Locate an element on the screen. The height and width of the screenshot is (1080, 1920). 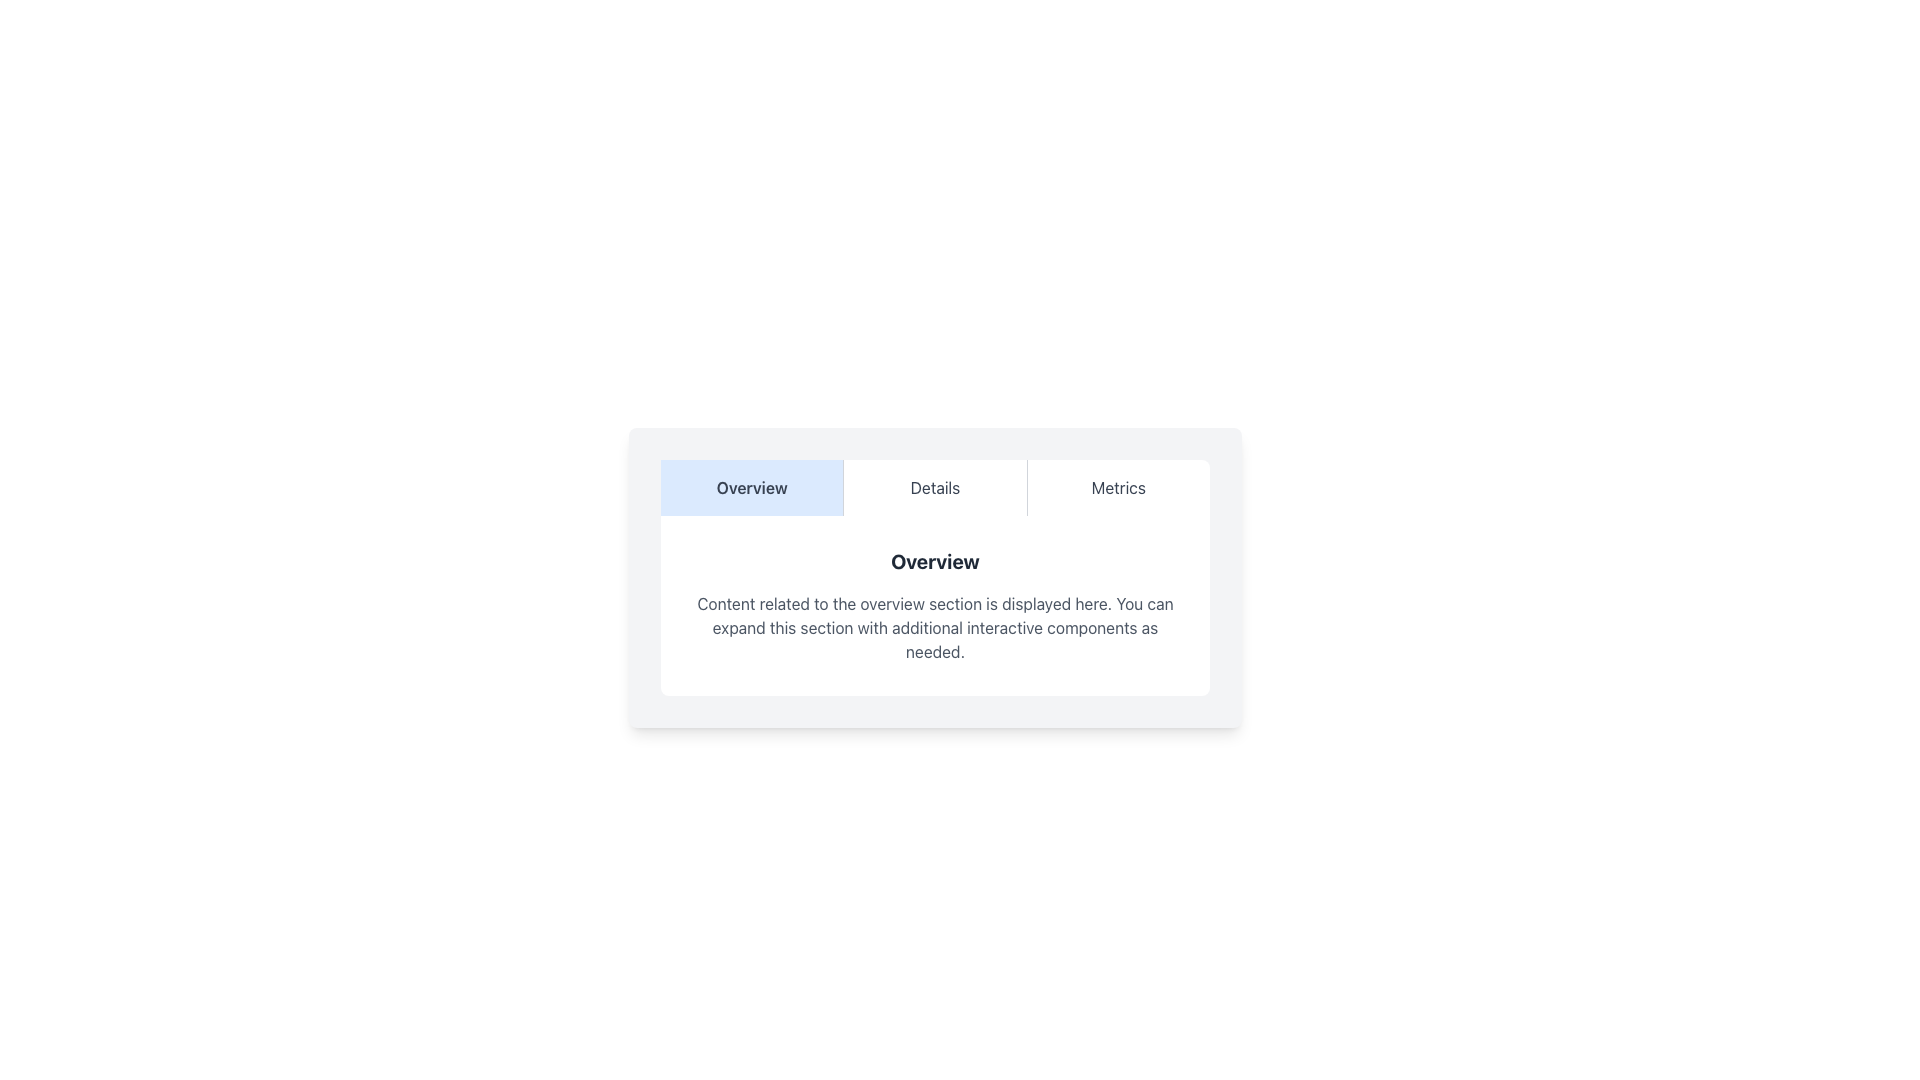
the 'Overview' button located in the top-left corner of the button group is located at coordinates (751, 488).